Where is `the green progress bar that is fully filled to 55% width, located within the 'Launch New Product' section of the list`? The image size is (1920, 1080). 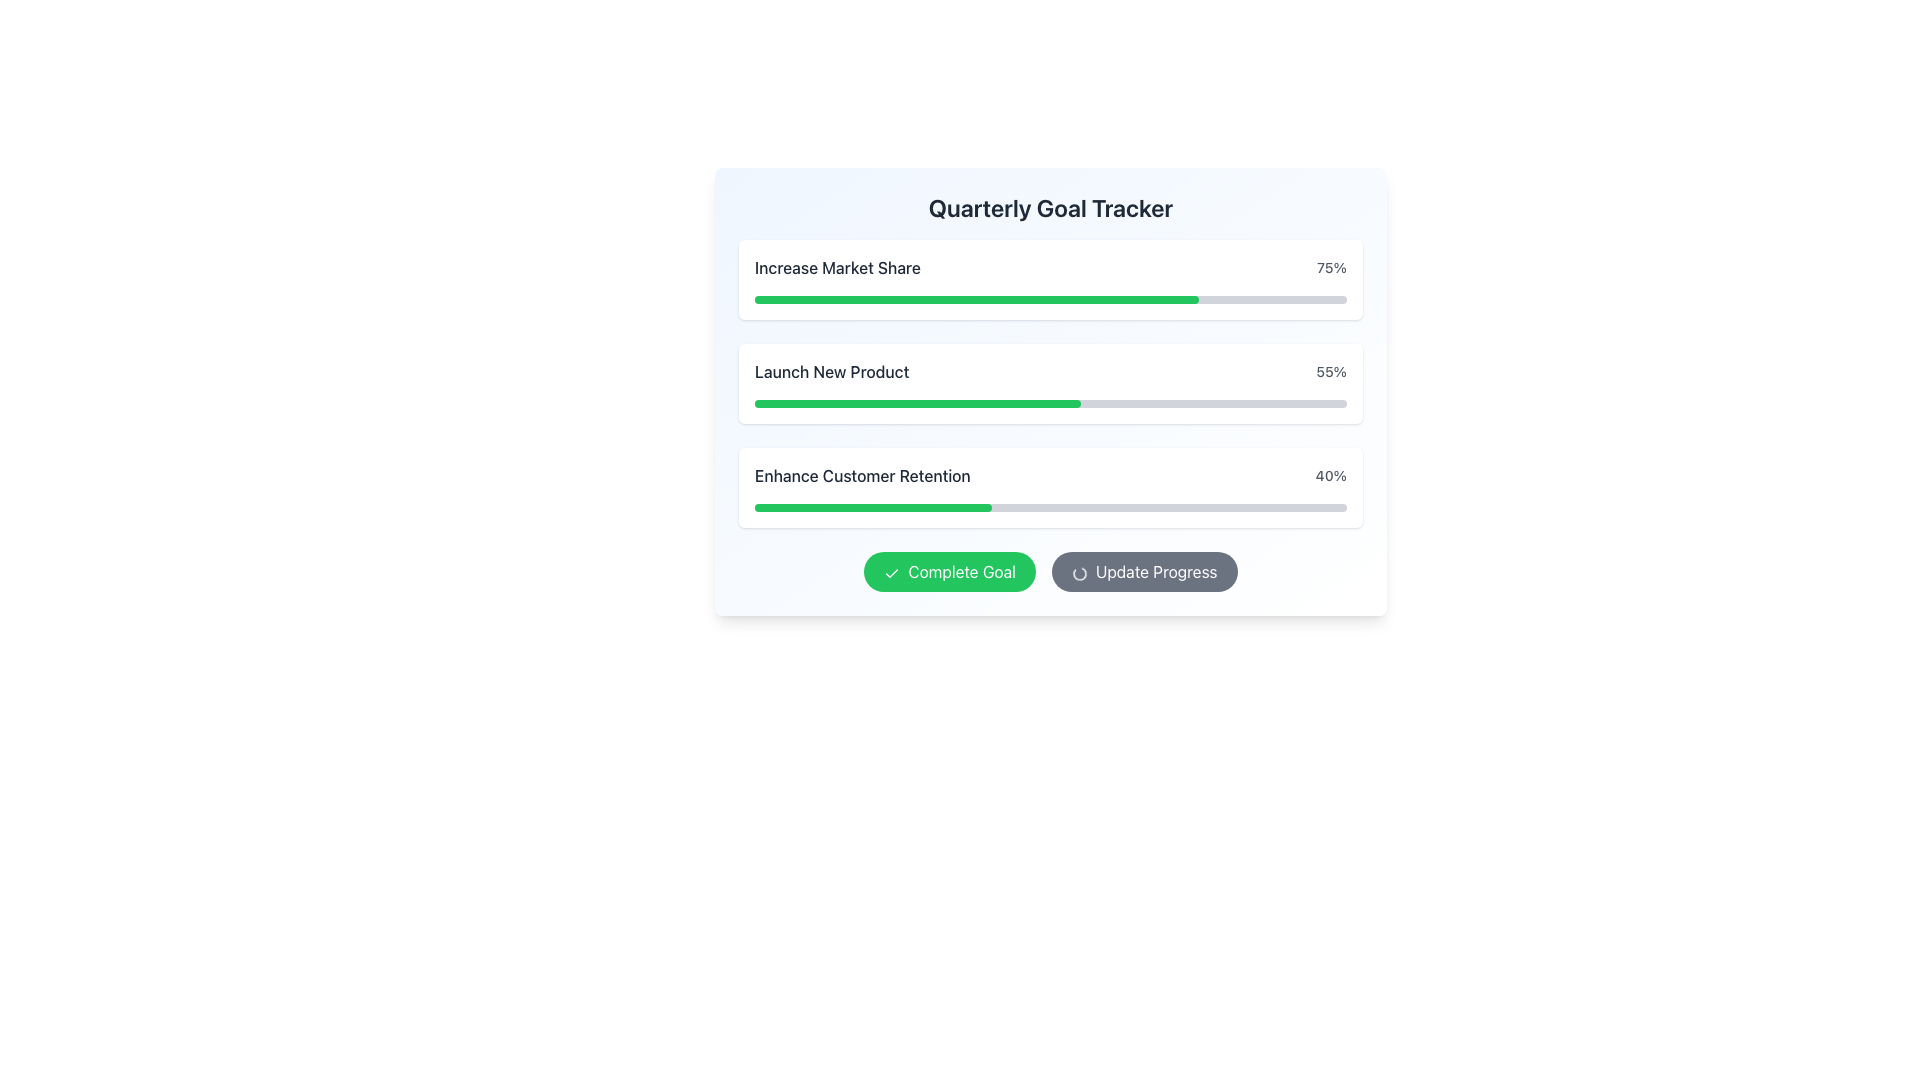 the green progress bar that is fully filled to 55% width, located within the 'Launch New Product' section of the list is located at coordinates (916, 404).